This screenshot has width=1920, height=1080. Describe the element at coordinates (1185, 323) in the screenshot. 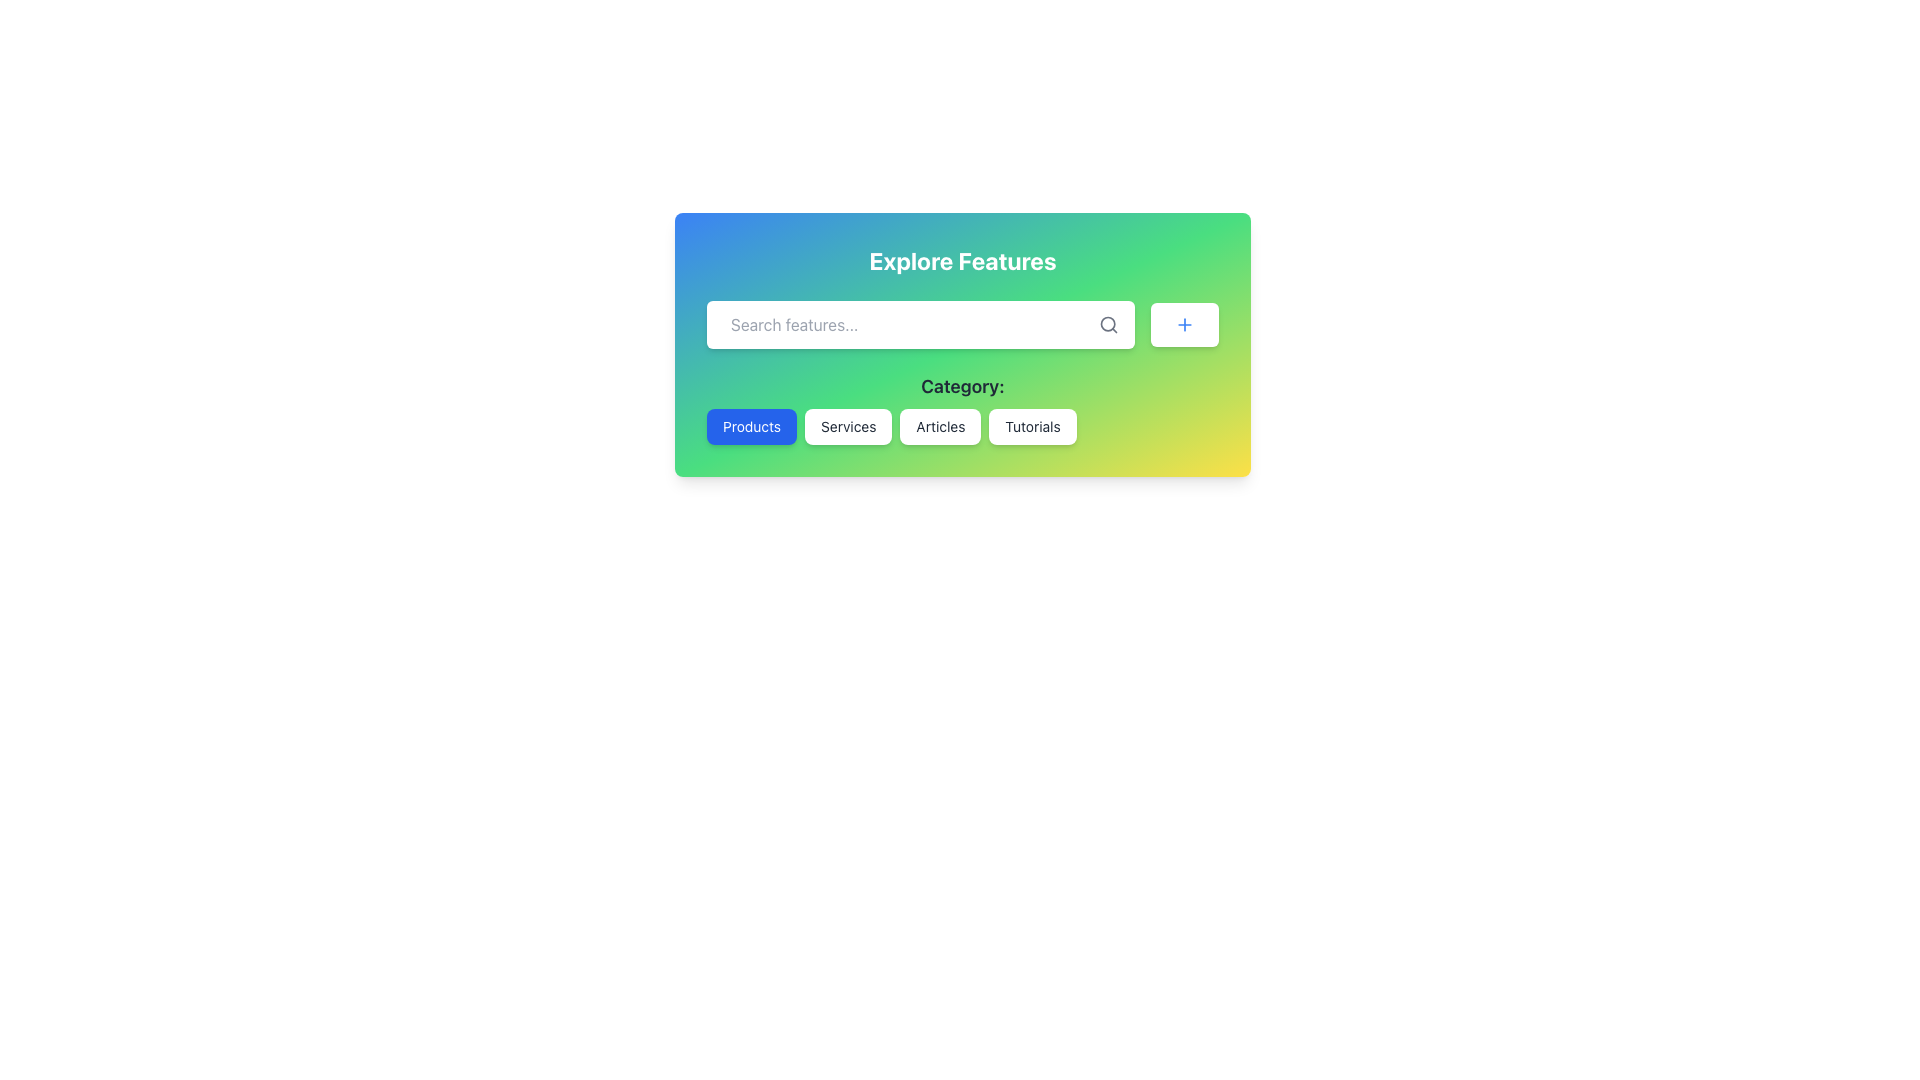

I see `the button with a plus icon, located to the far right of a group of elements` at that location.